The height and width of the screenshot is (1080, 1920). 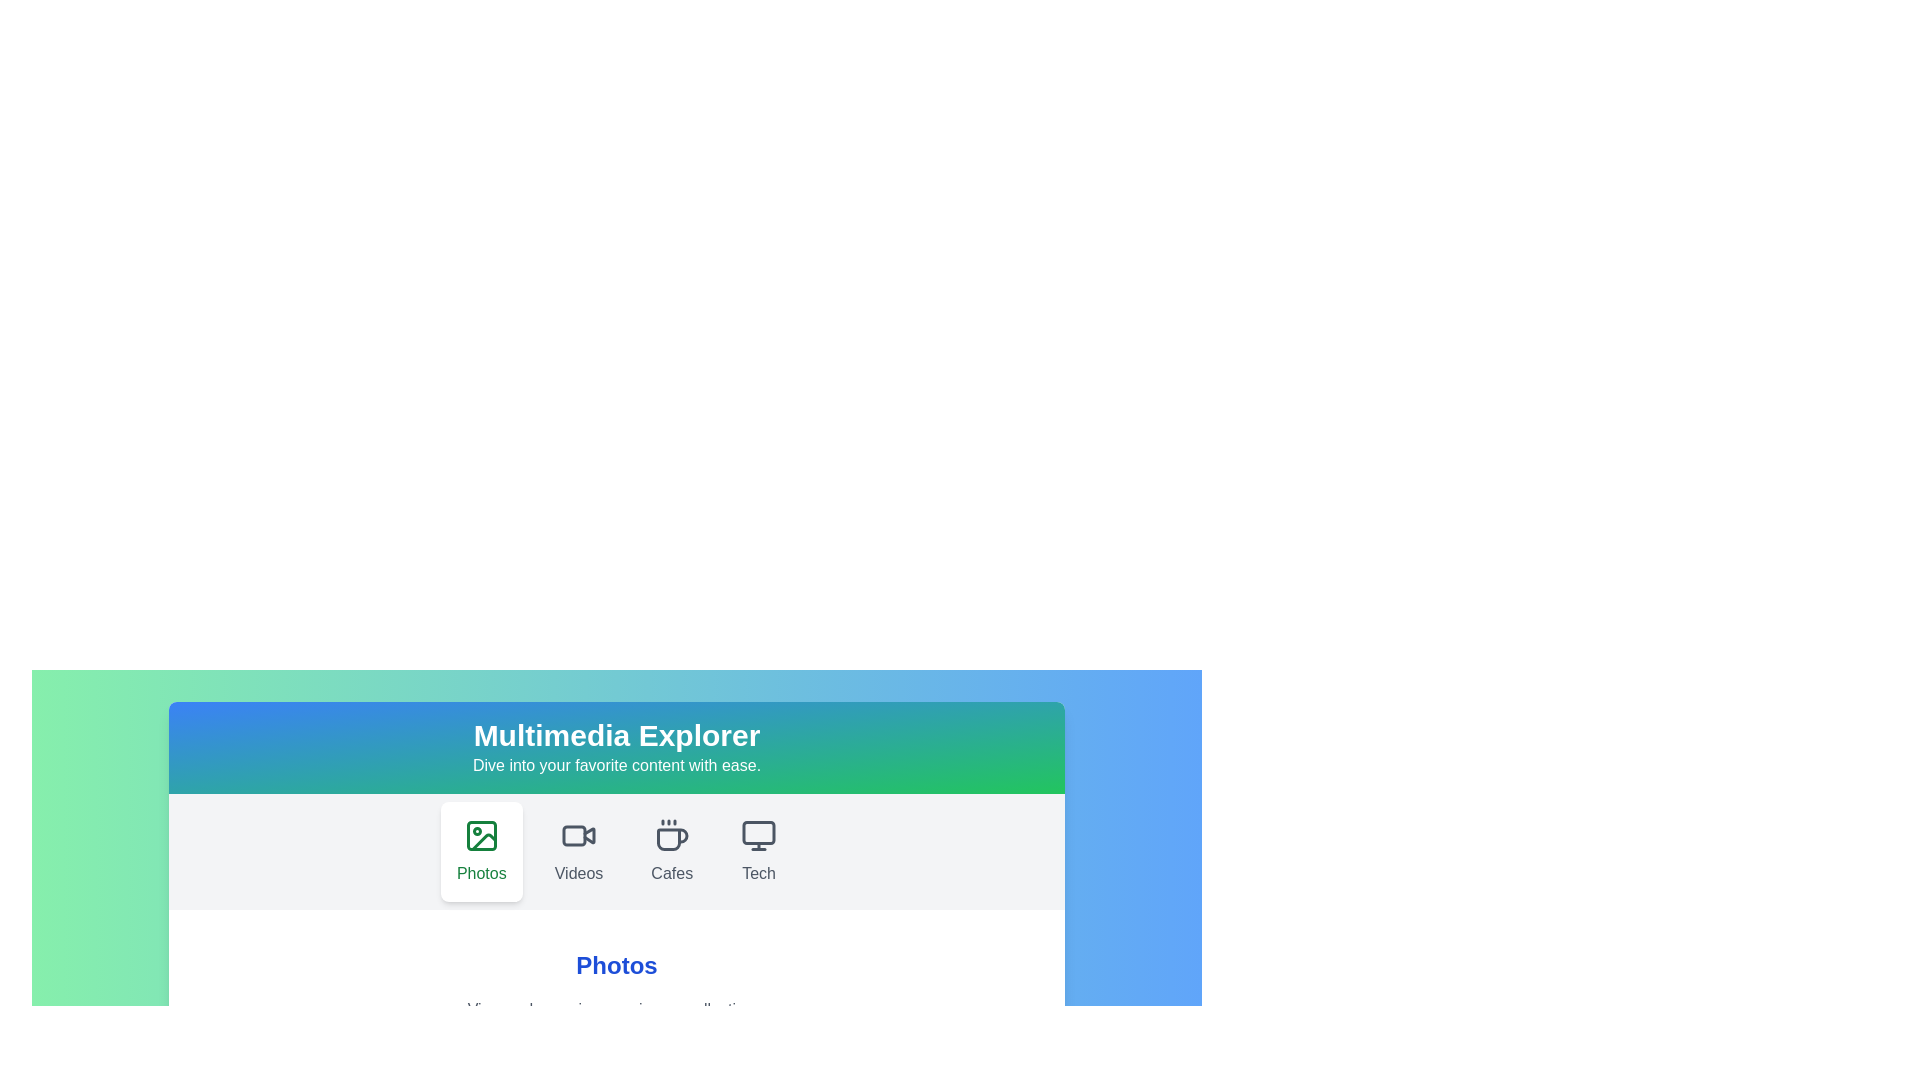 I want to click on the tab titled 'Cafes' and its associated icon, so click(x=672, y=852).